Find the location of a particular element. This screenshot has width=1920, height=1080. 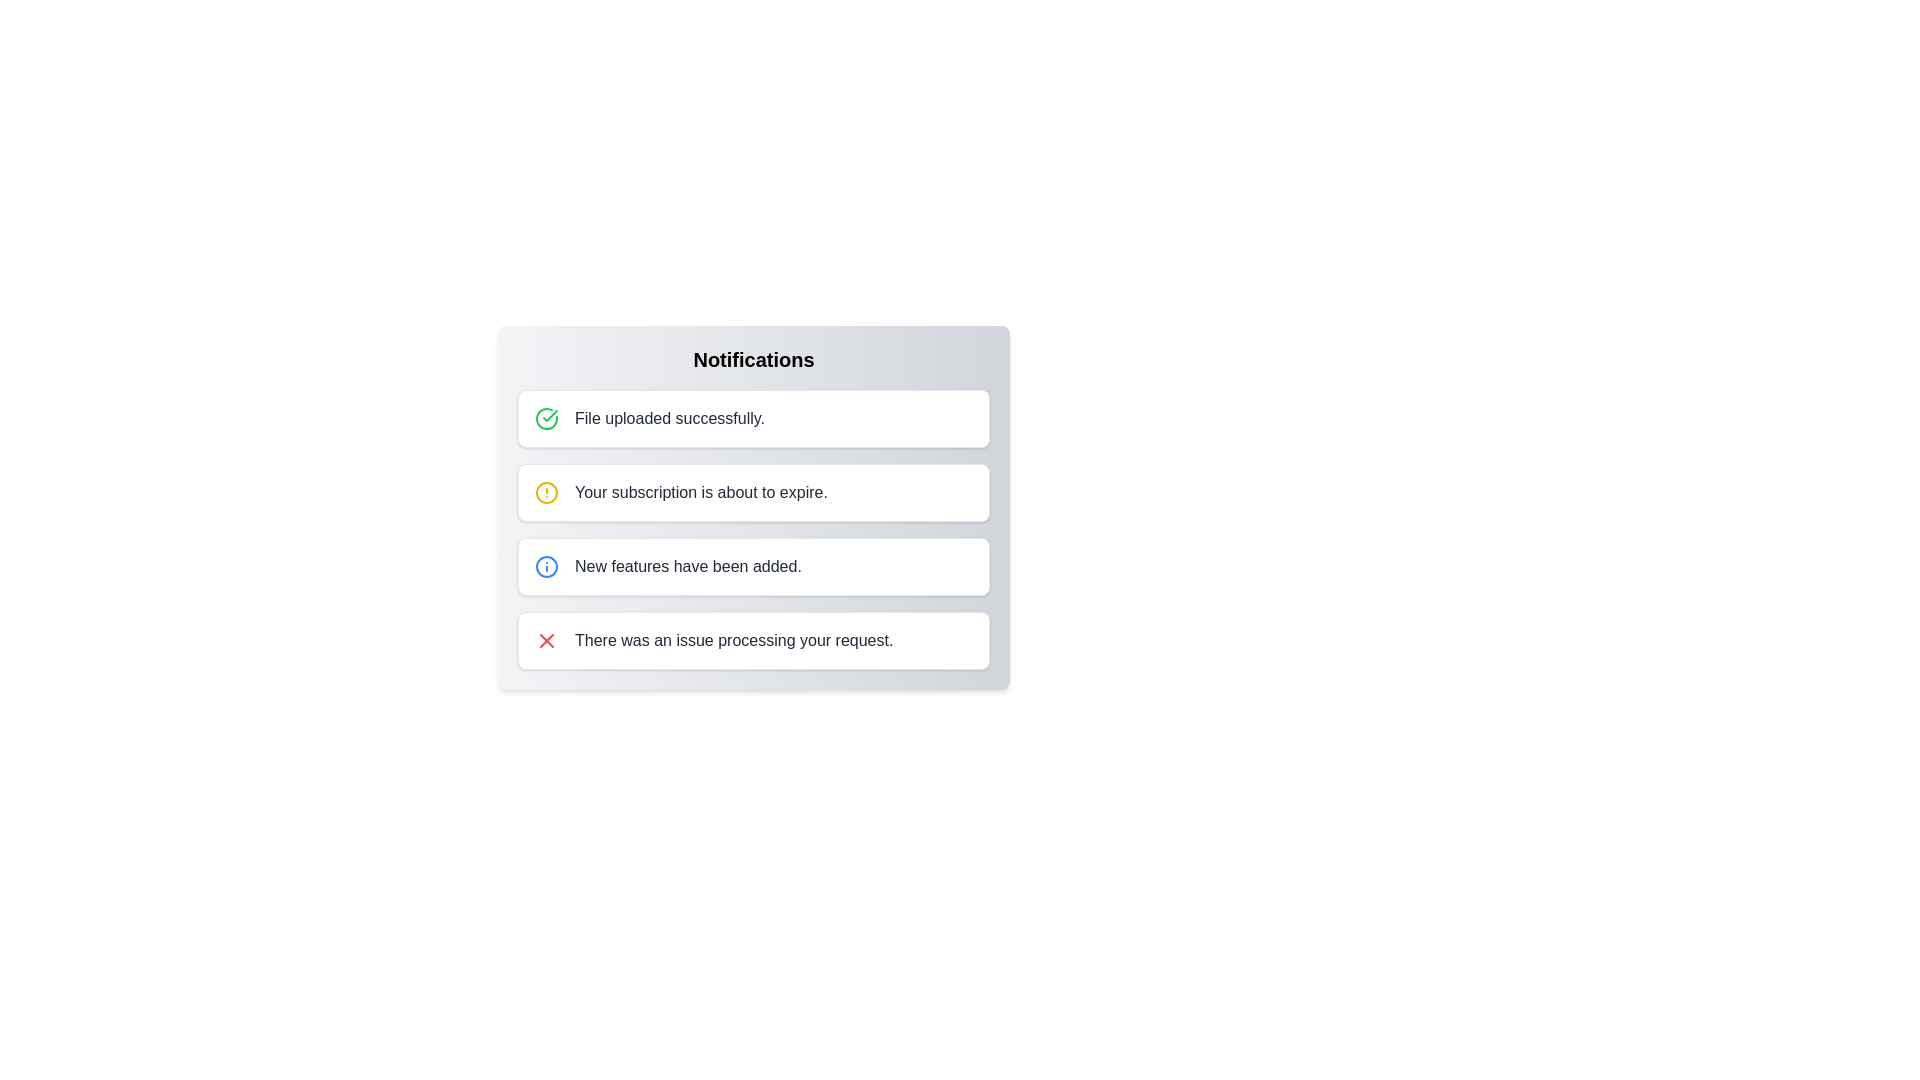

the outer ring of the information icon located in the notification panel under 'Notifications' is located at coordinates (547, 567).